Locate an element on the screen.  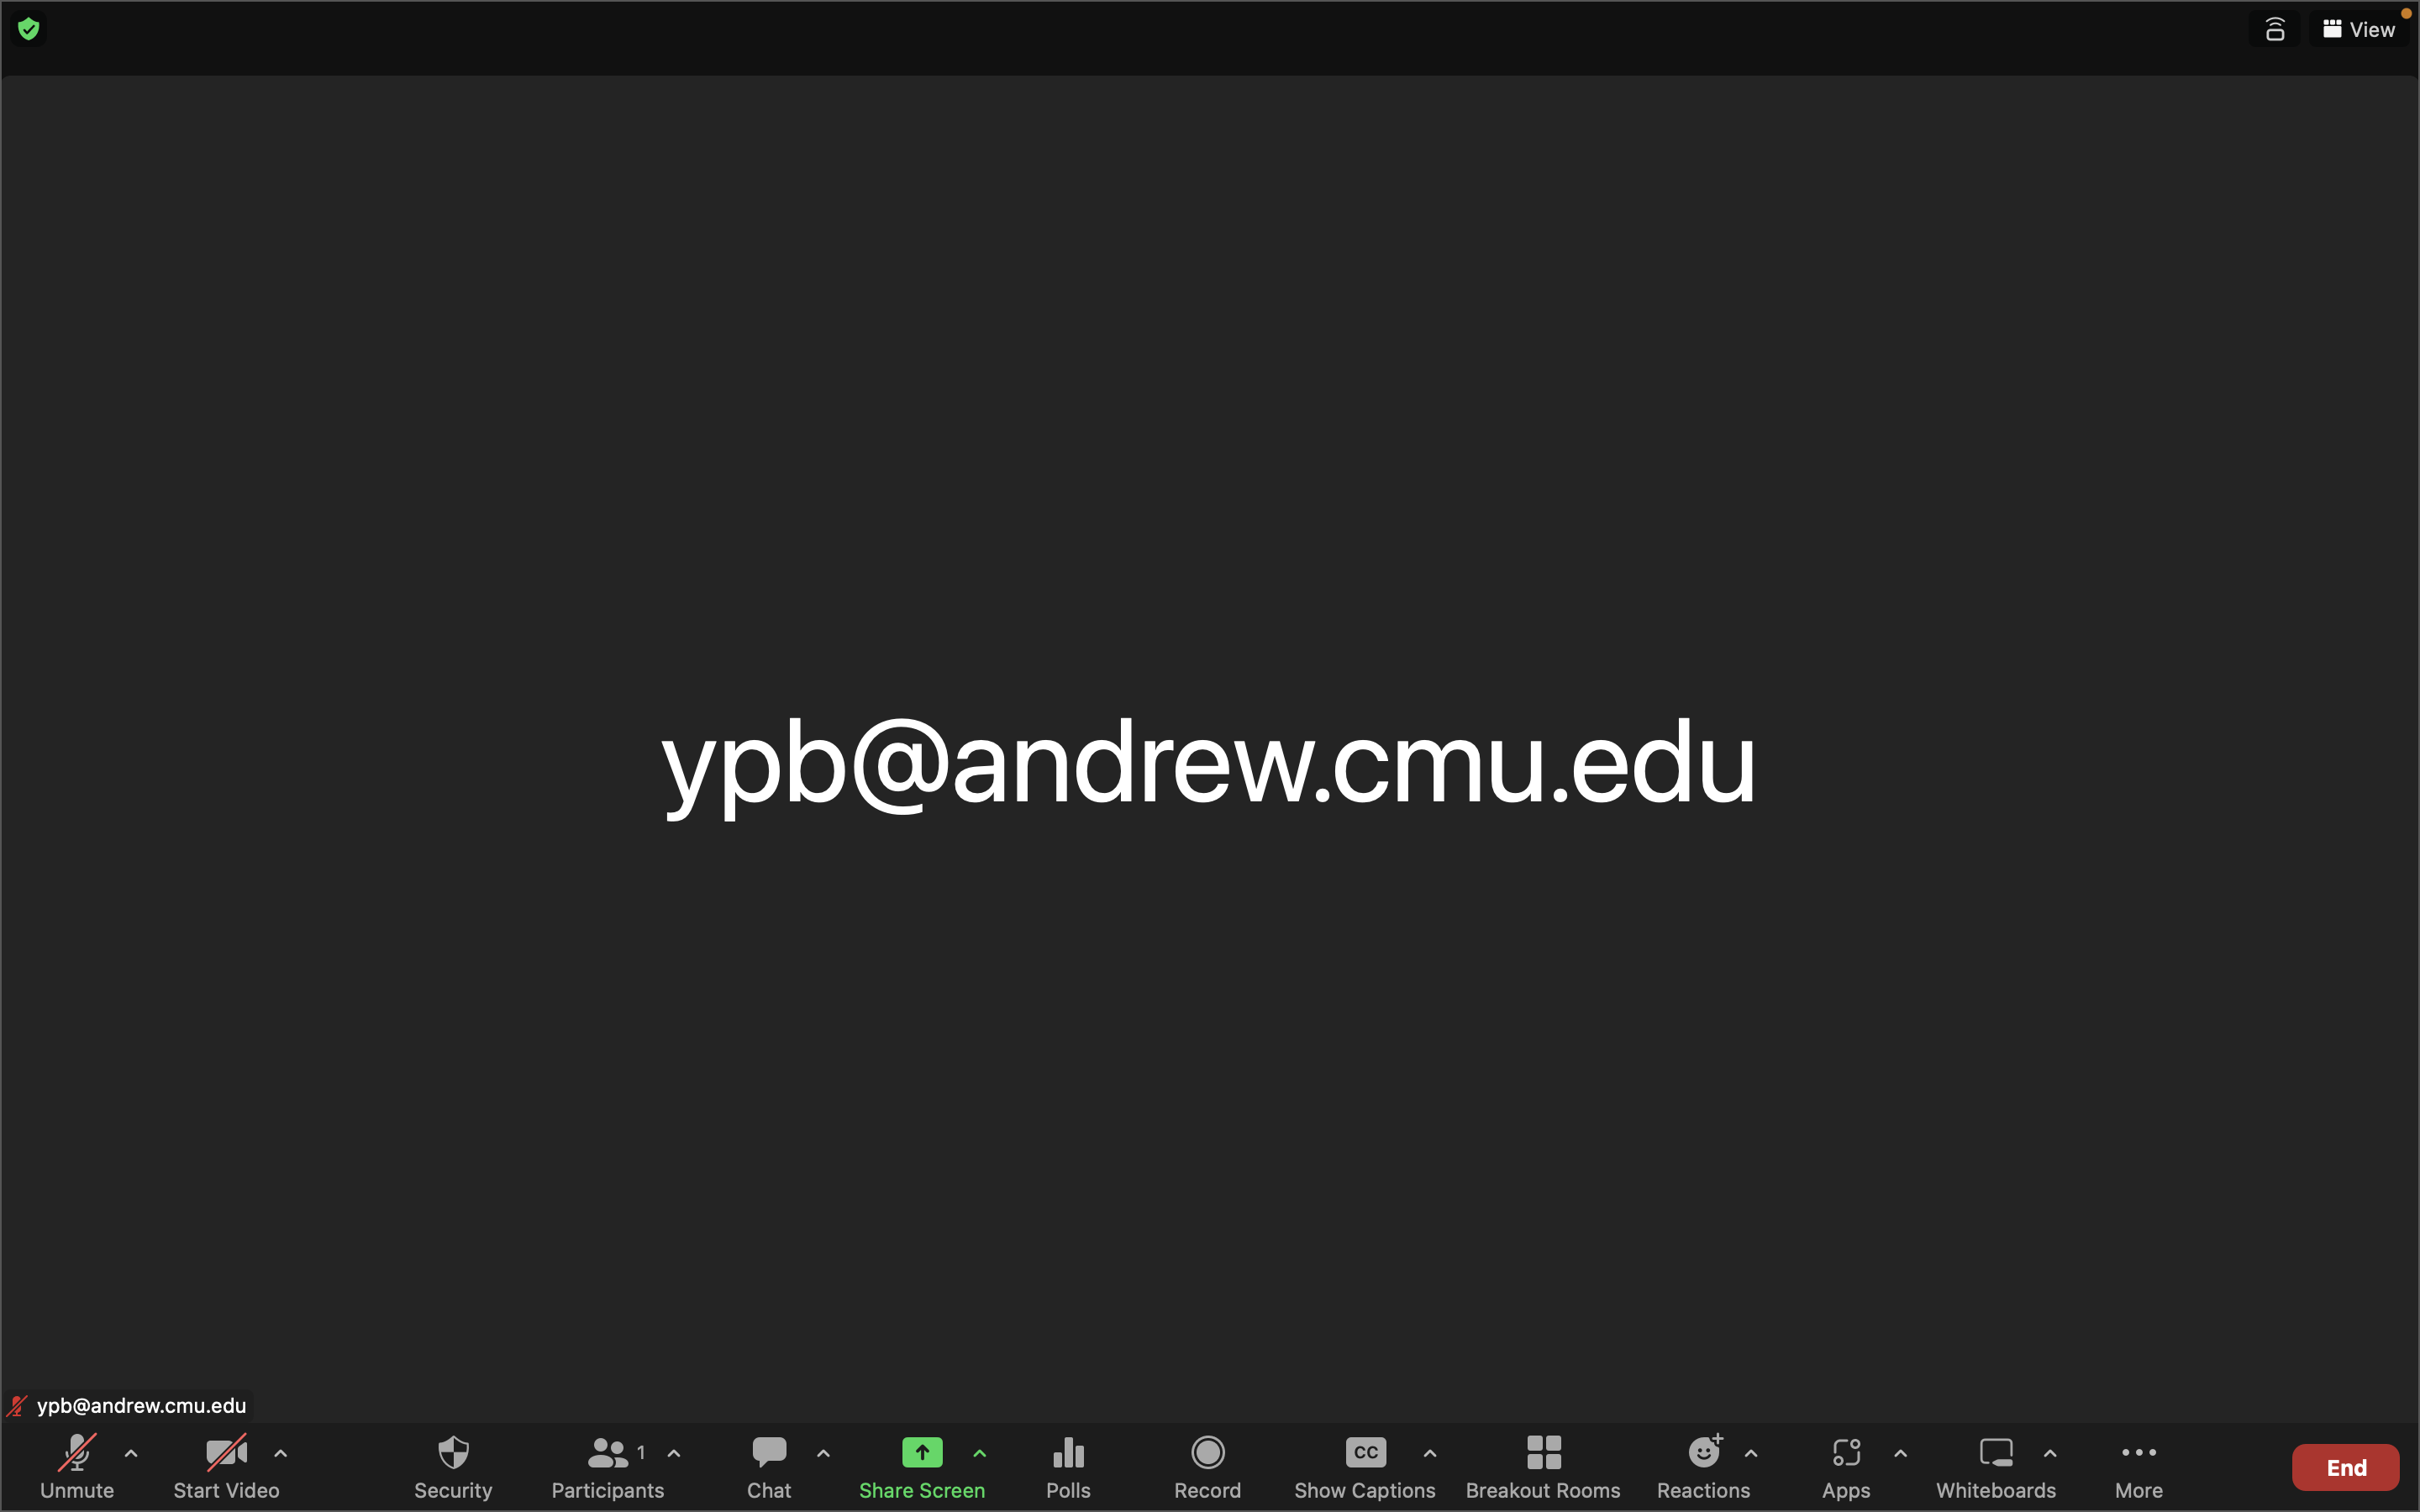
Bring up the video preferences is located at coordinates (278, 1461).